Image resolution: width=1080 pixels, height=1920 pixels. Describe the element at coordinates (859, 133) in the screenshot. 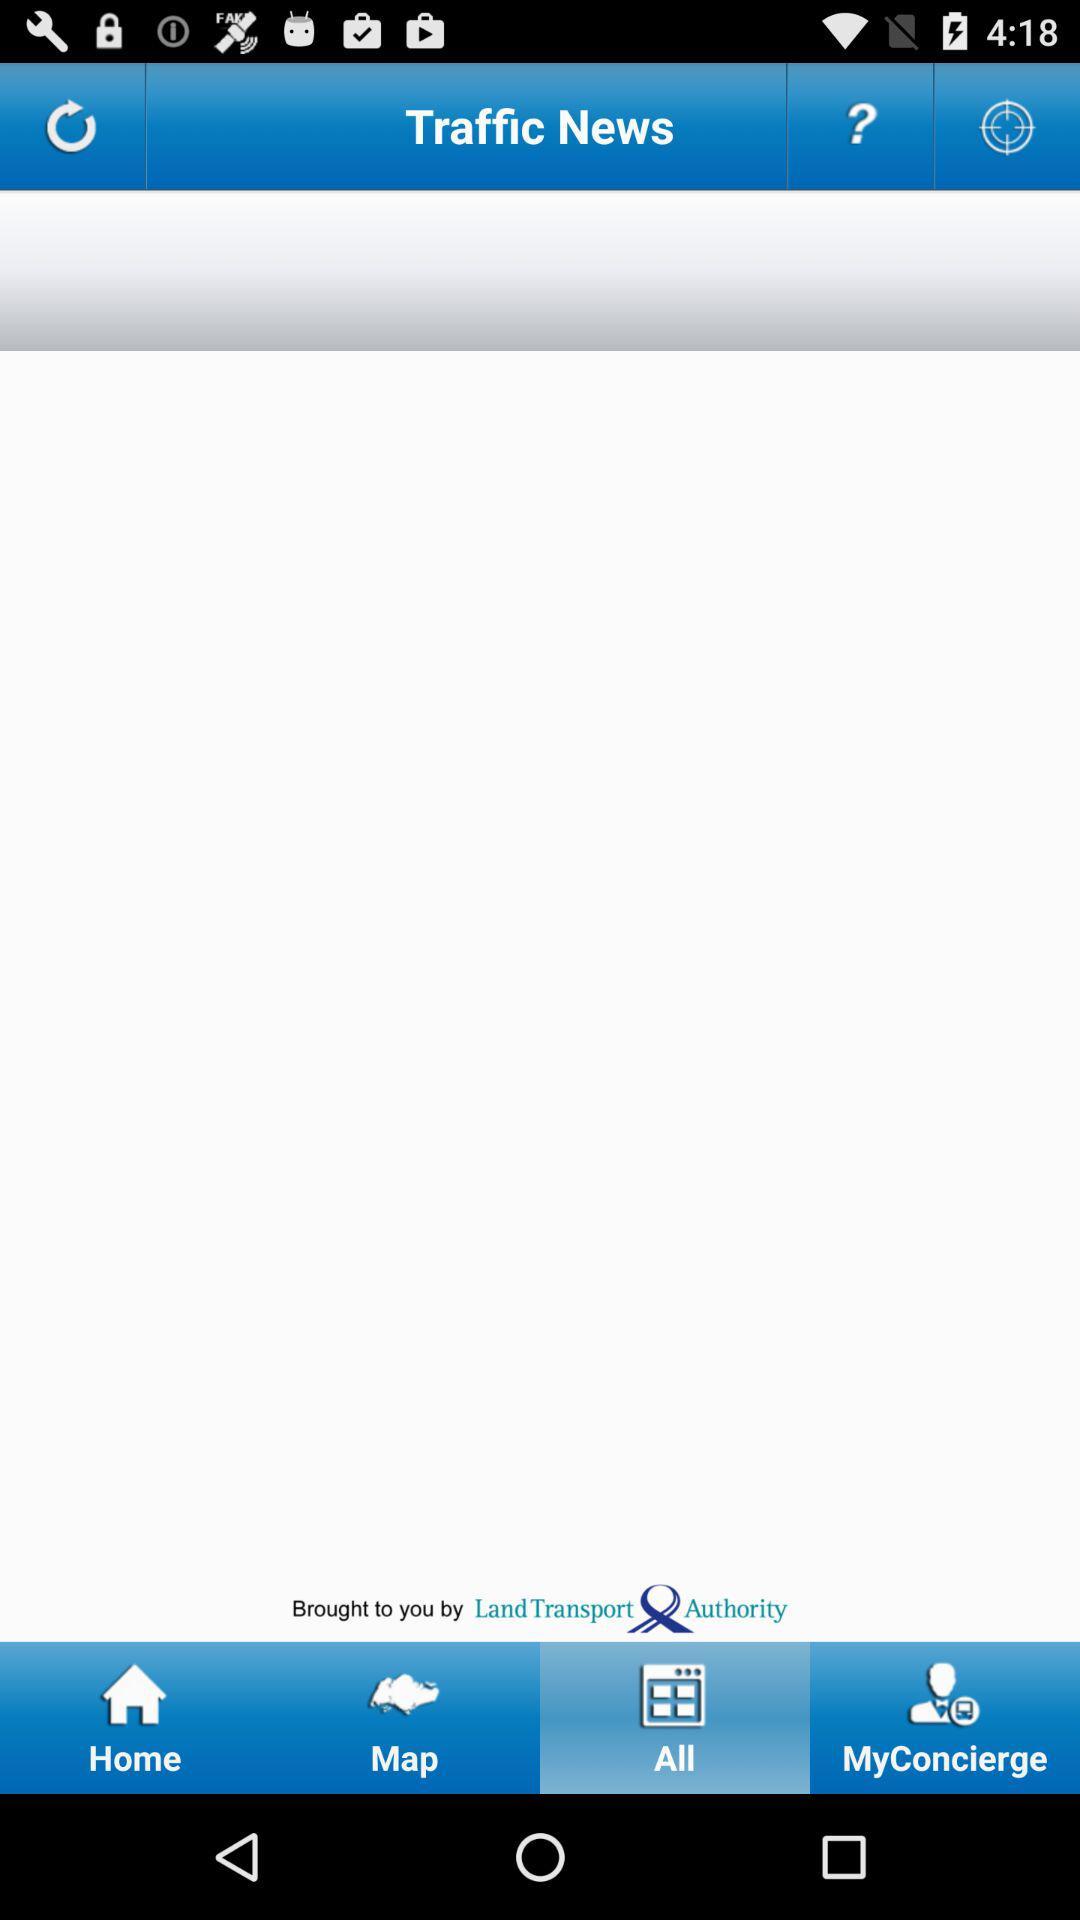

I see `the help icon` at that location.